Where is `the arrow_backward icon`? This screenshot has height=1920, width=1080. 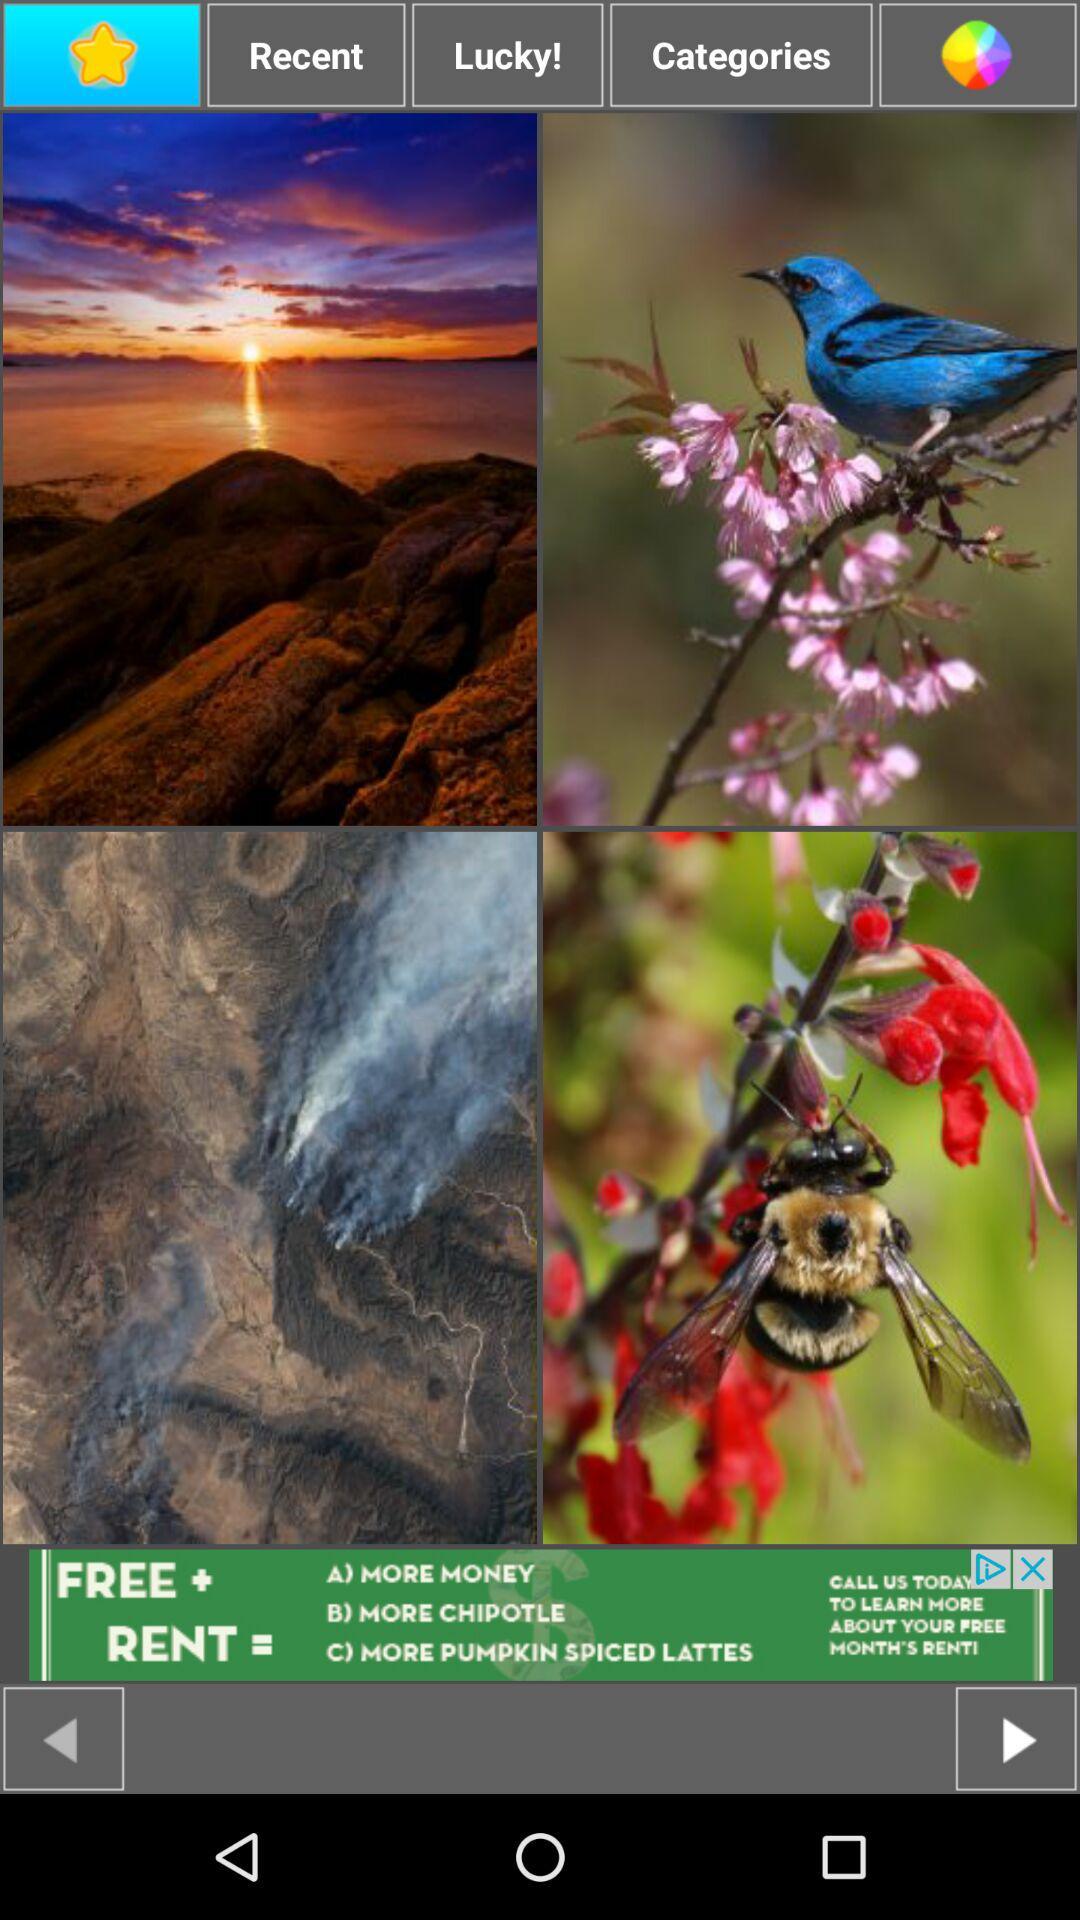
the arrow_backward icon is located at coordinates (62, 1860).